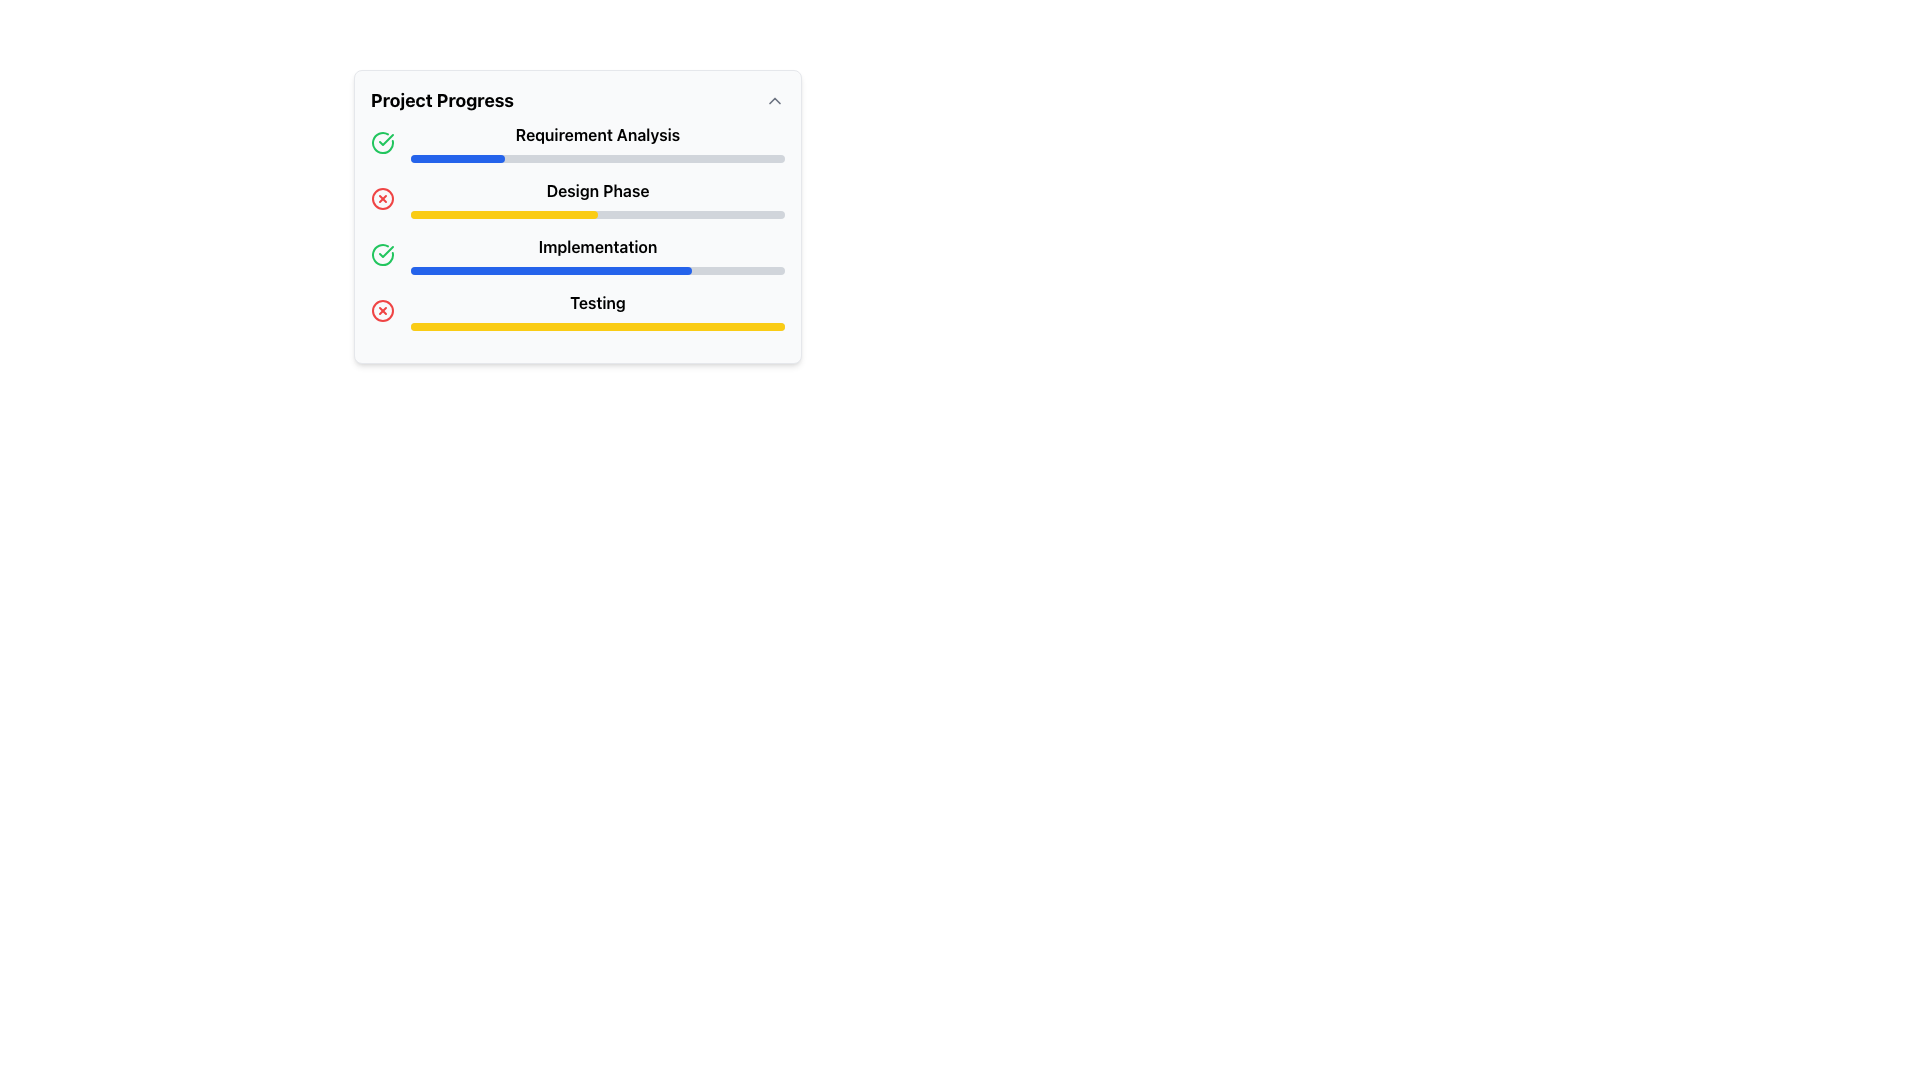 The height and width of the screenshot is (1080, 1920). What do you see at coordinates (597, 245) in the screenshot?
I see `the 'Implementation' text label that is centrally positioned above the progress bar, distinguishing itself among the progress indicators` at bounding box center [597, 245].